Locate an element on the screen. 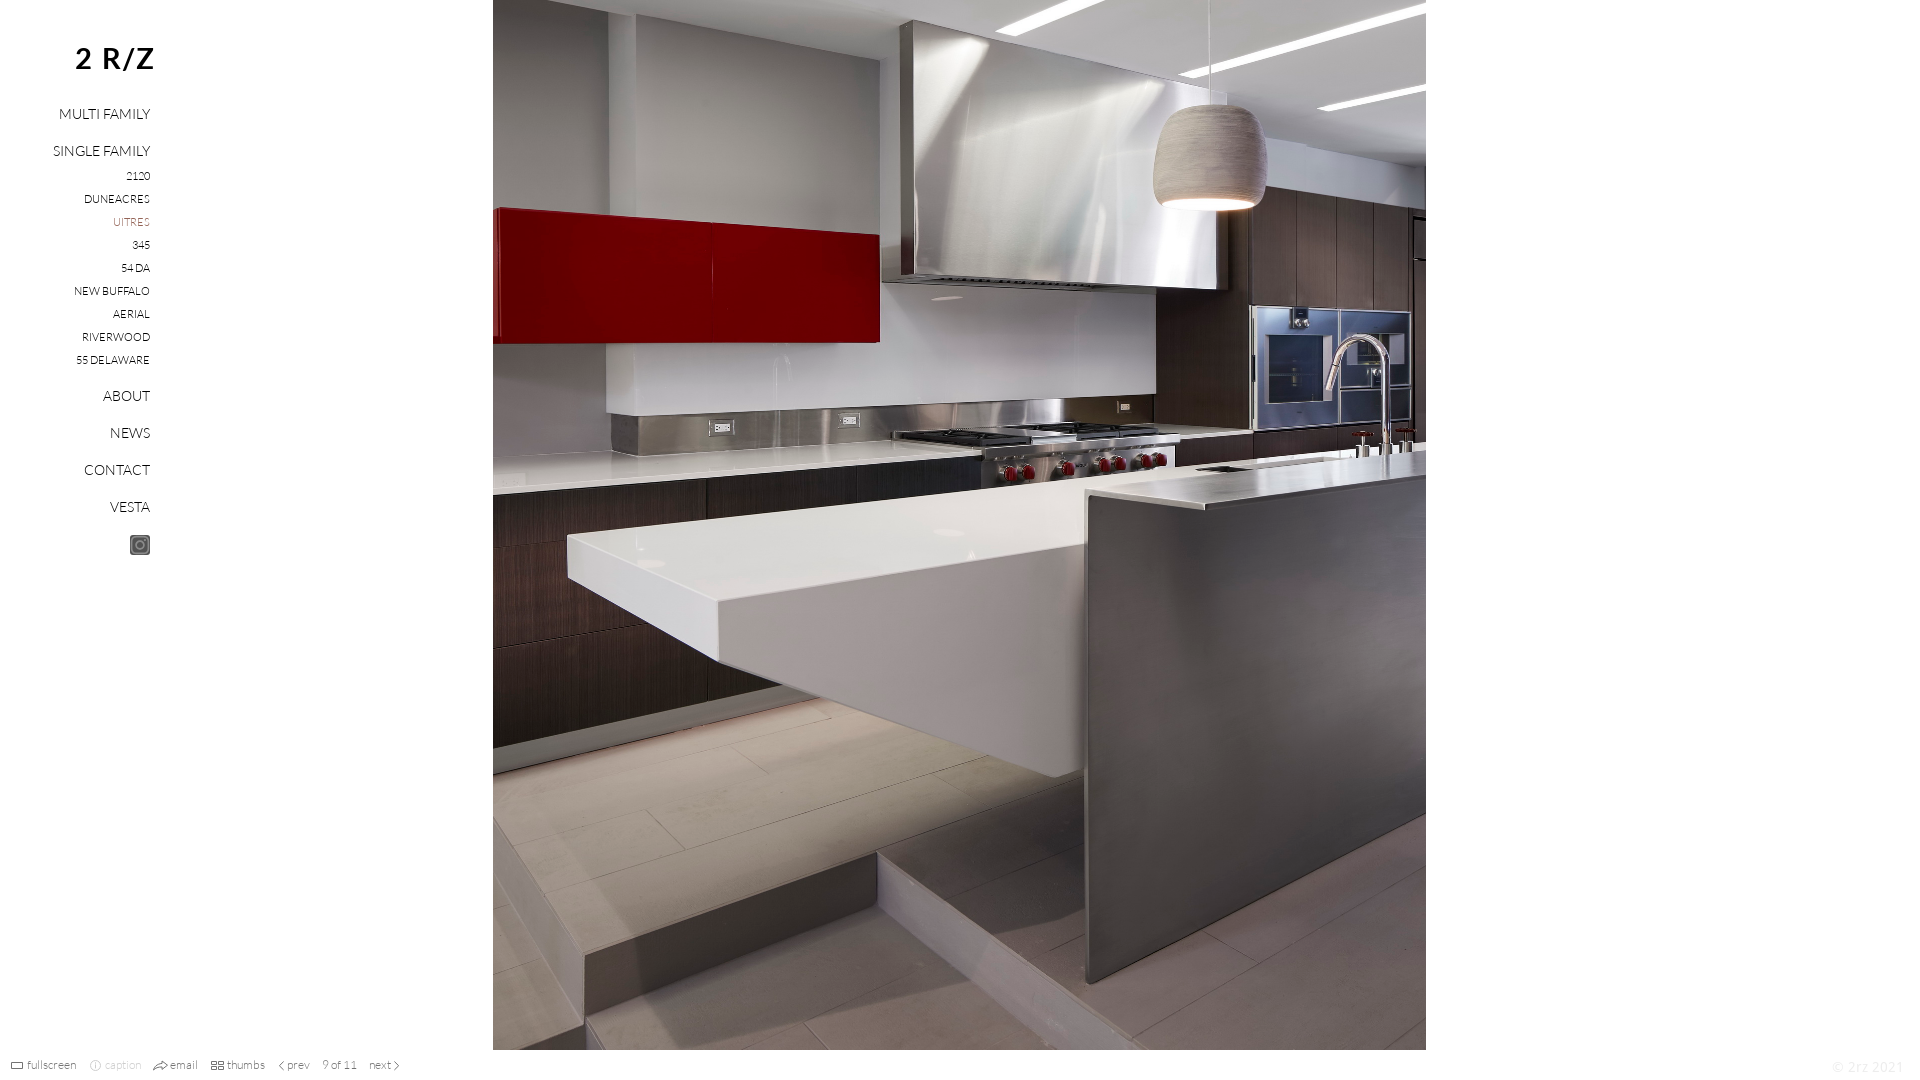 This screenshot has height=1080, width=1920. 'prev' is located at coordinates (286, 1062).